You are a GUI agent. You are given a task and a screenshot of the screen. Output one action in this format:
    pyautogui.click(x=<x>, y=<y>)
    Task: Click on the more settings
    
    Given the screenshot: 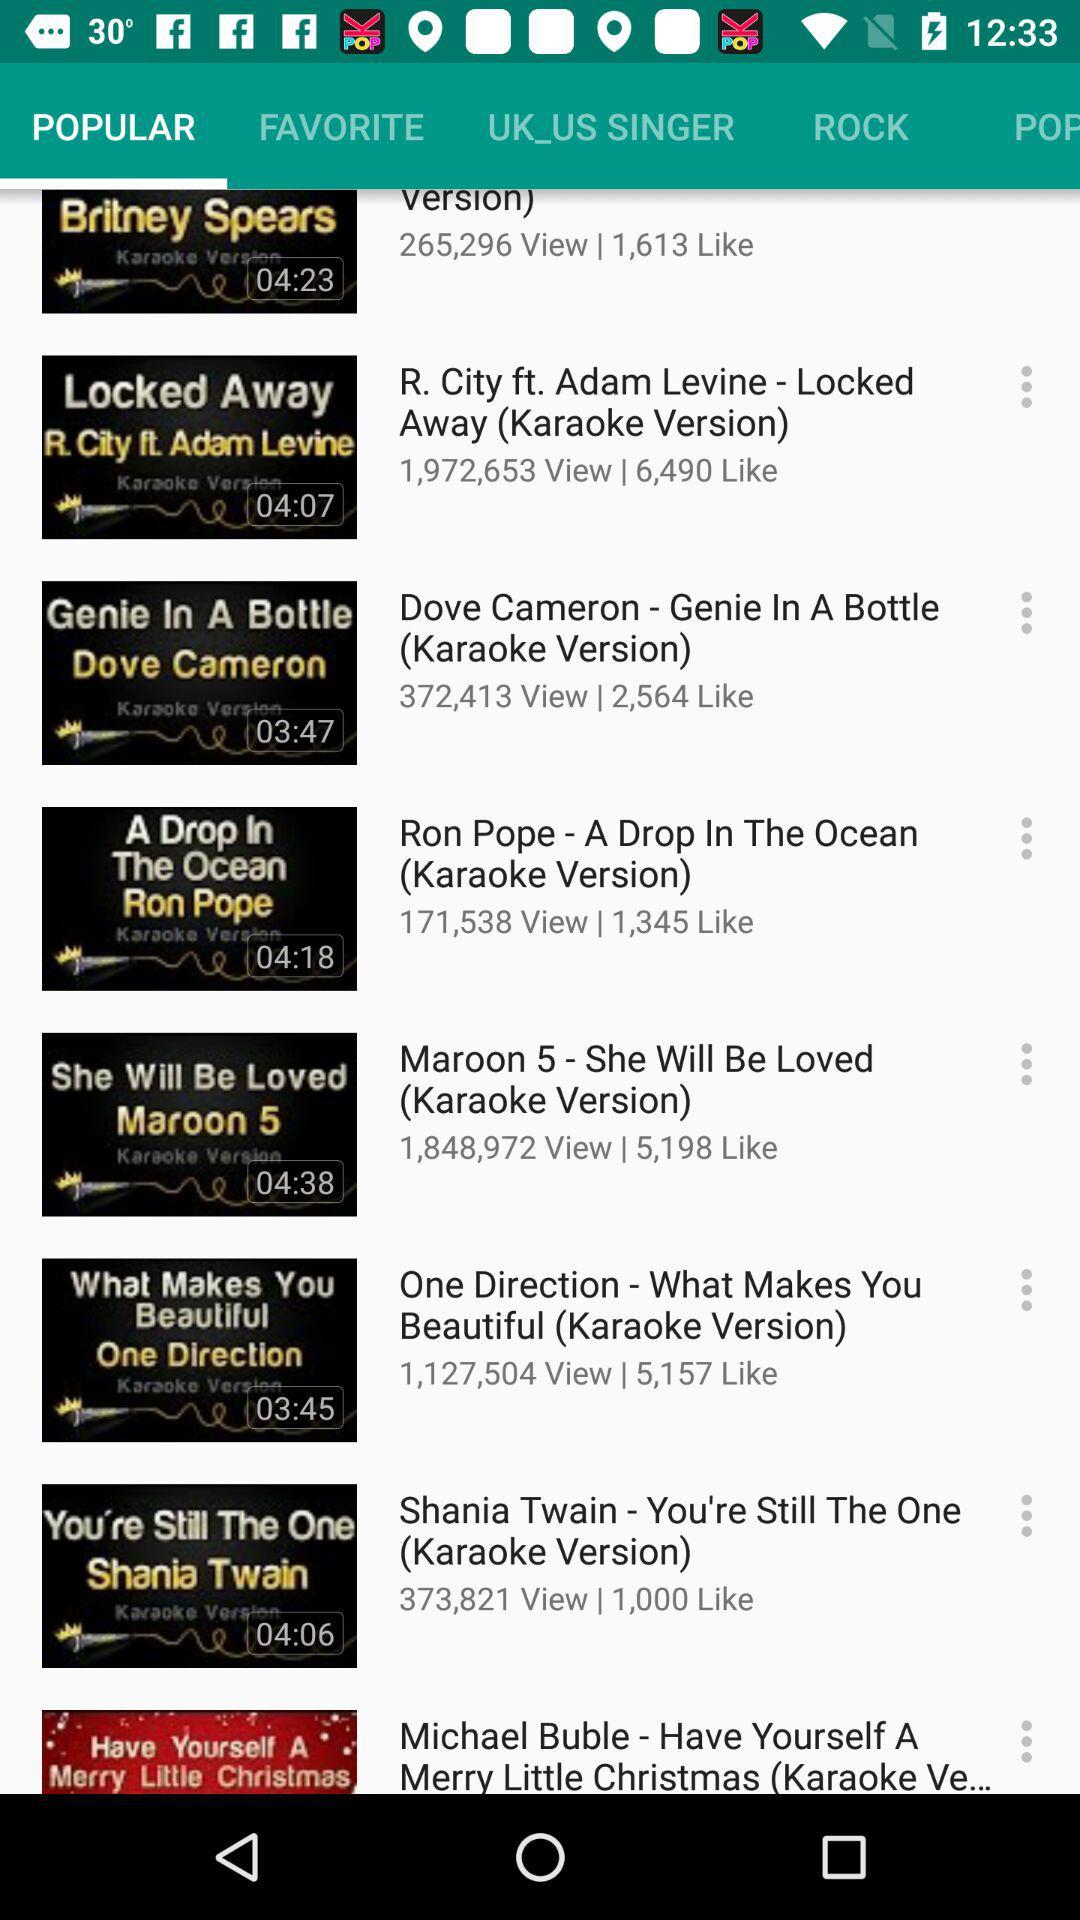 What is the action you would take?
    pyautogui.click(x=1016, y=611)
    